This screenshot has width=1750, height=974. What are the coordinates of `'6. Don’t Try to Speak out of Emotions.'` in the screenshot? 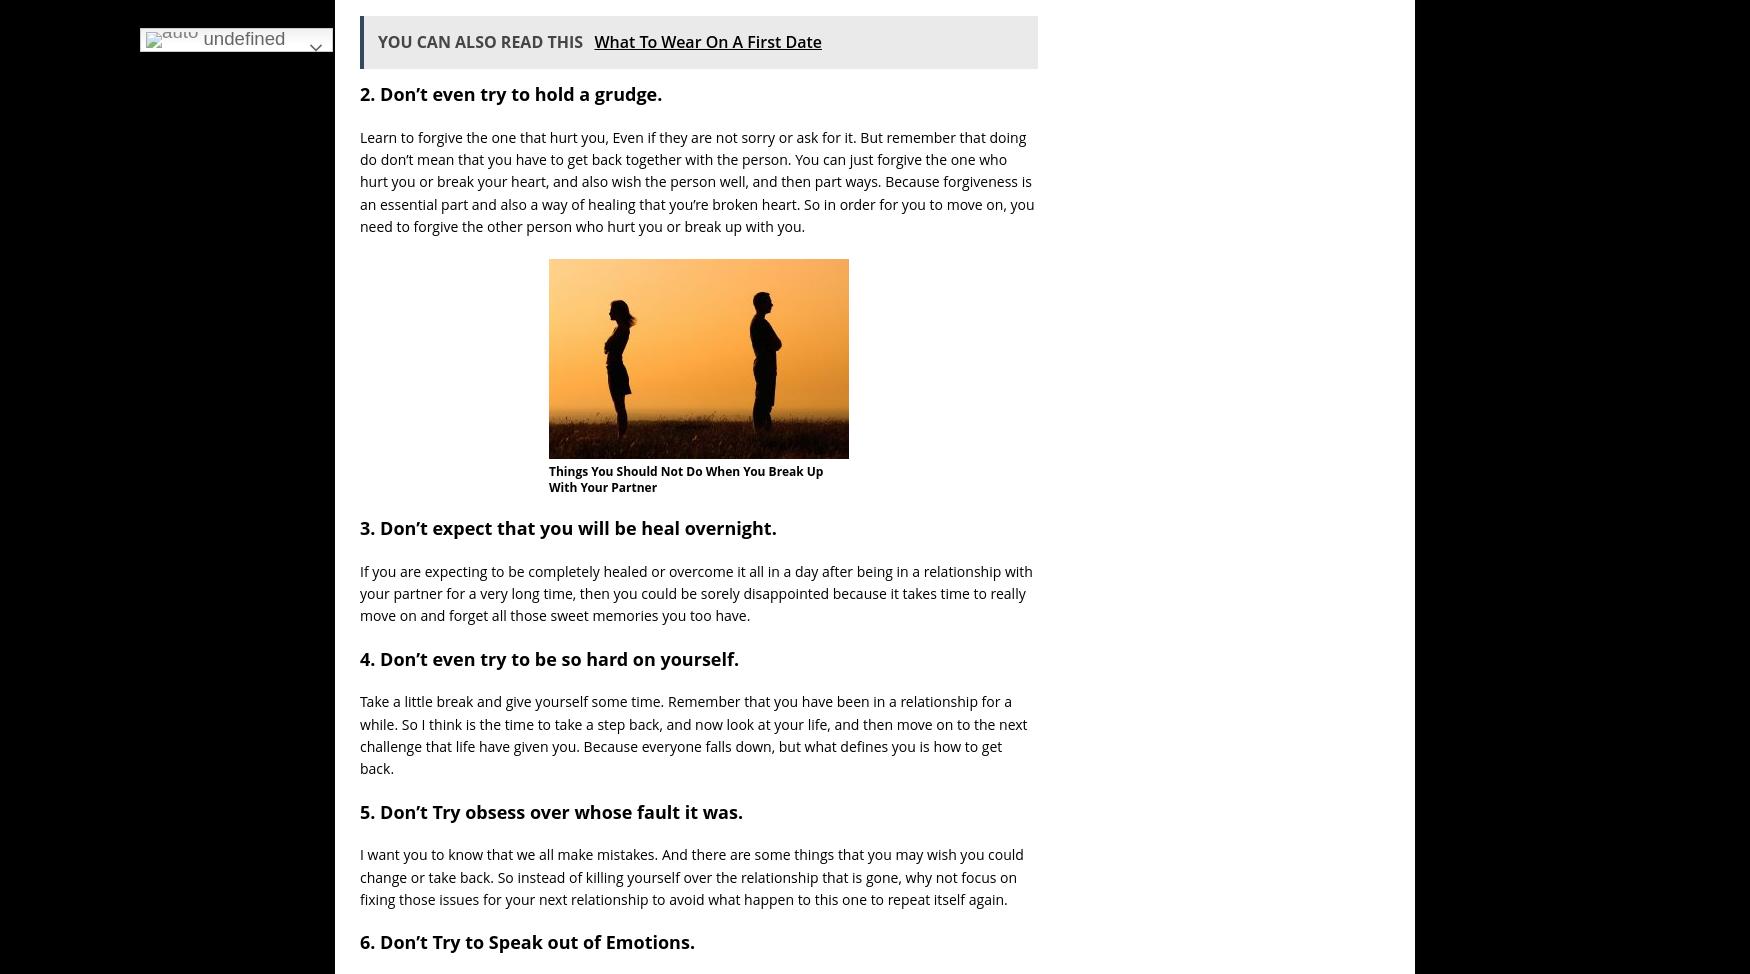 It's located at (359, 940).